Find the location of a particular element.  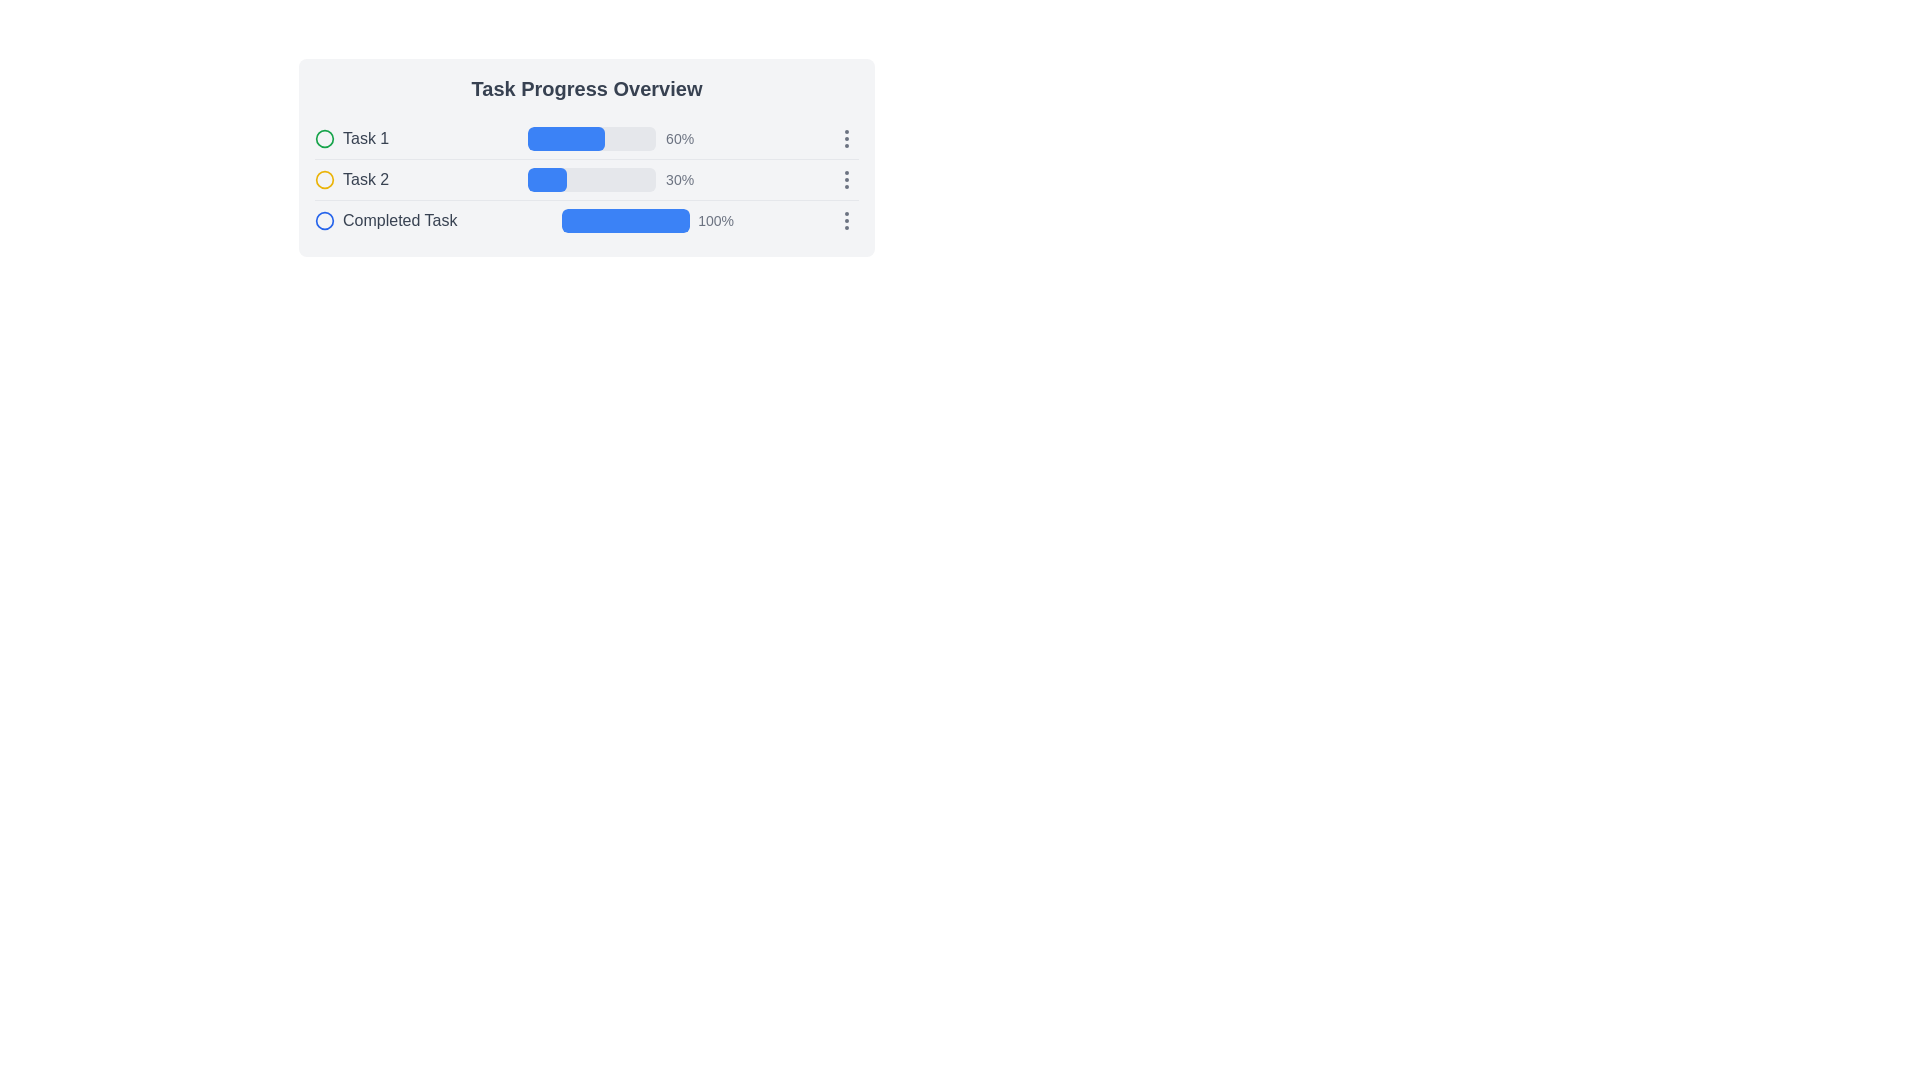

the SVG circle representing the status of 'Task 1' is located at coordinates (325, 137).